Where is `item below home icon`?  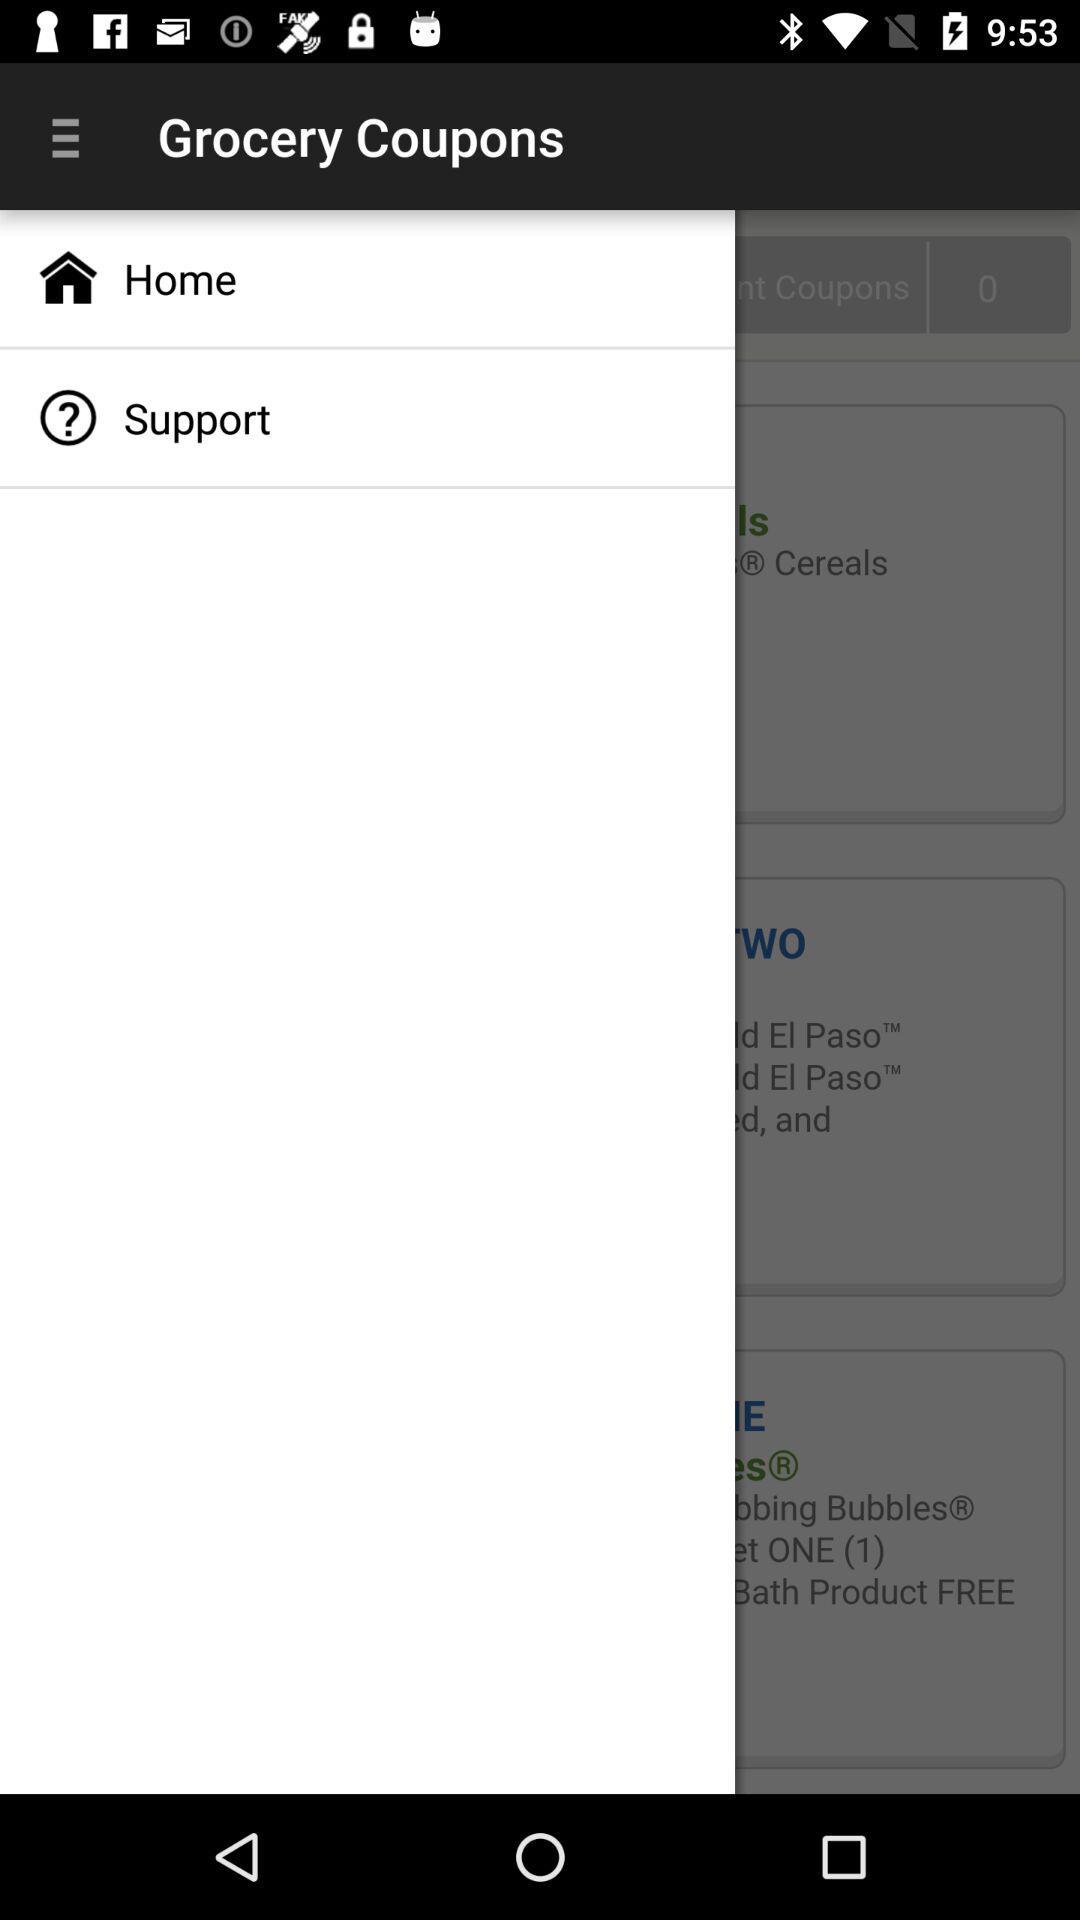 item below home icon is located at coordinates (367, 416).